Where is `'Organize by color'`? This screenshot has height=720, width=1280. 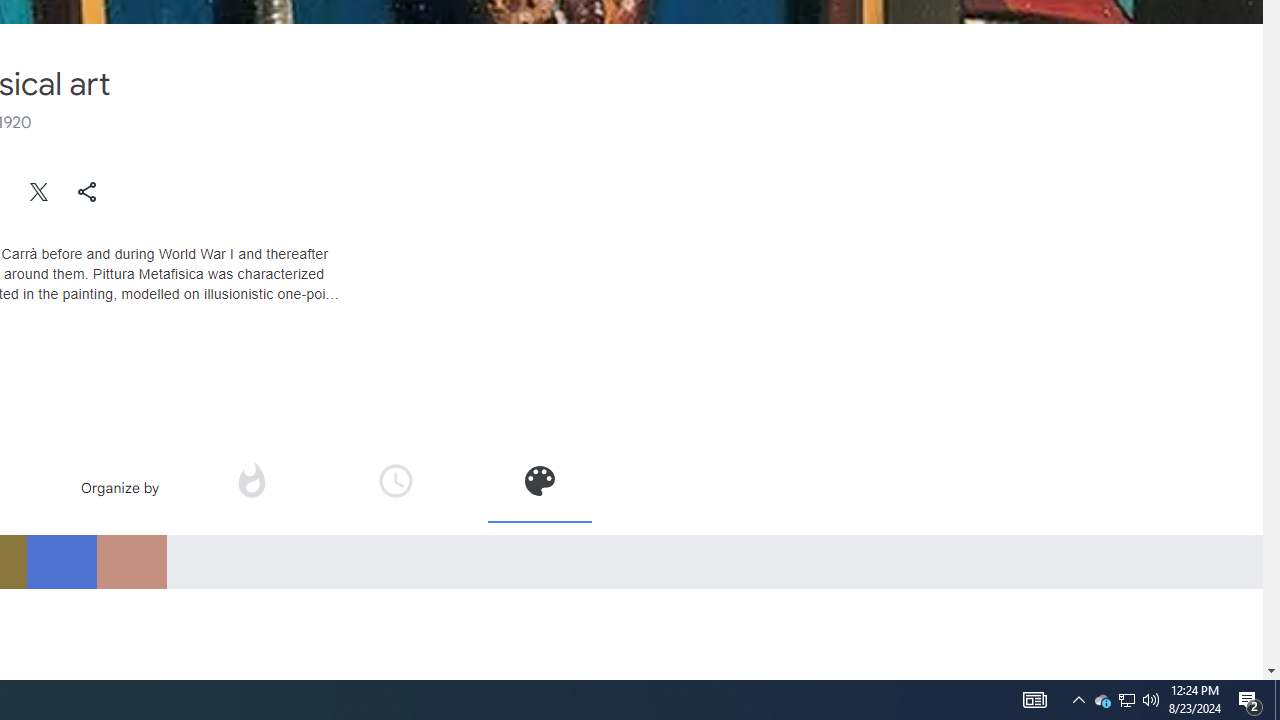
'Organize by color' is located at coordinates (538, 487).